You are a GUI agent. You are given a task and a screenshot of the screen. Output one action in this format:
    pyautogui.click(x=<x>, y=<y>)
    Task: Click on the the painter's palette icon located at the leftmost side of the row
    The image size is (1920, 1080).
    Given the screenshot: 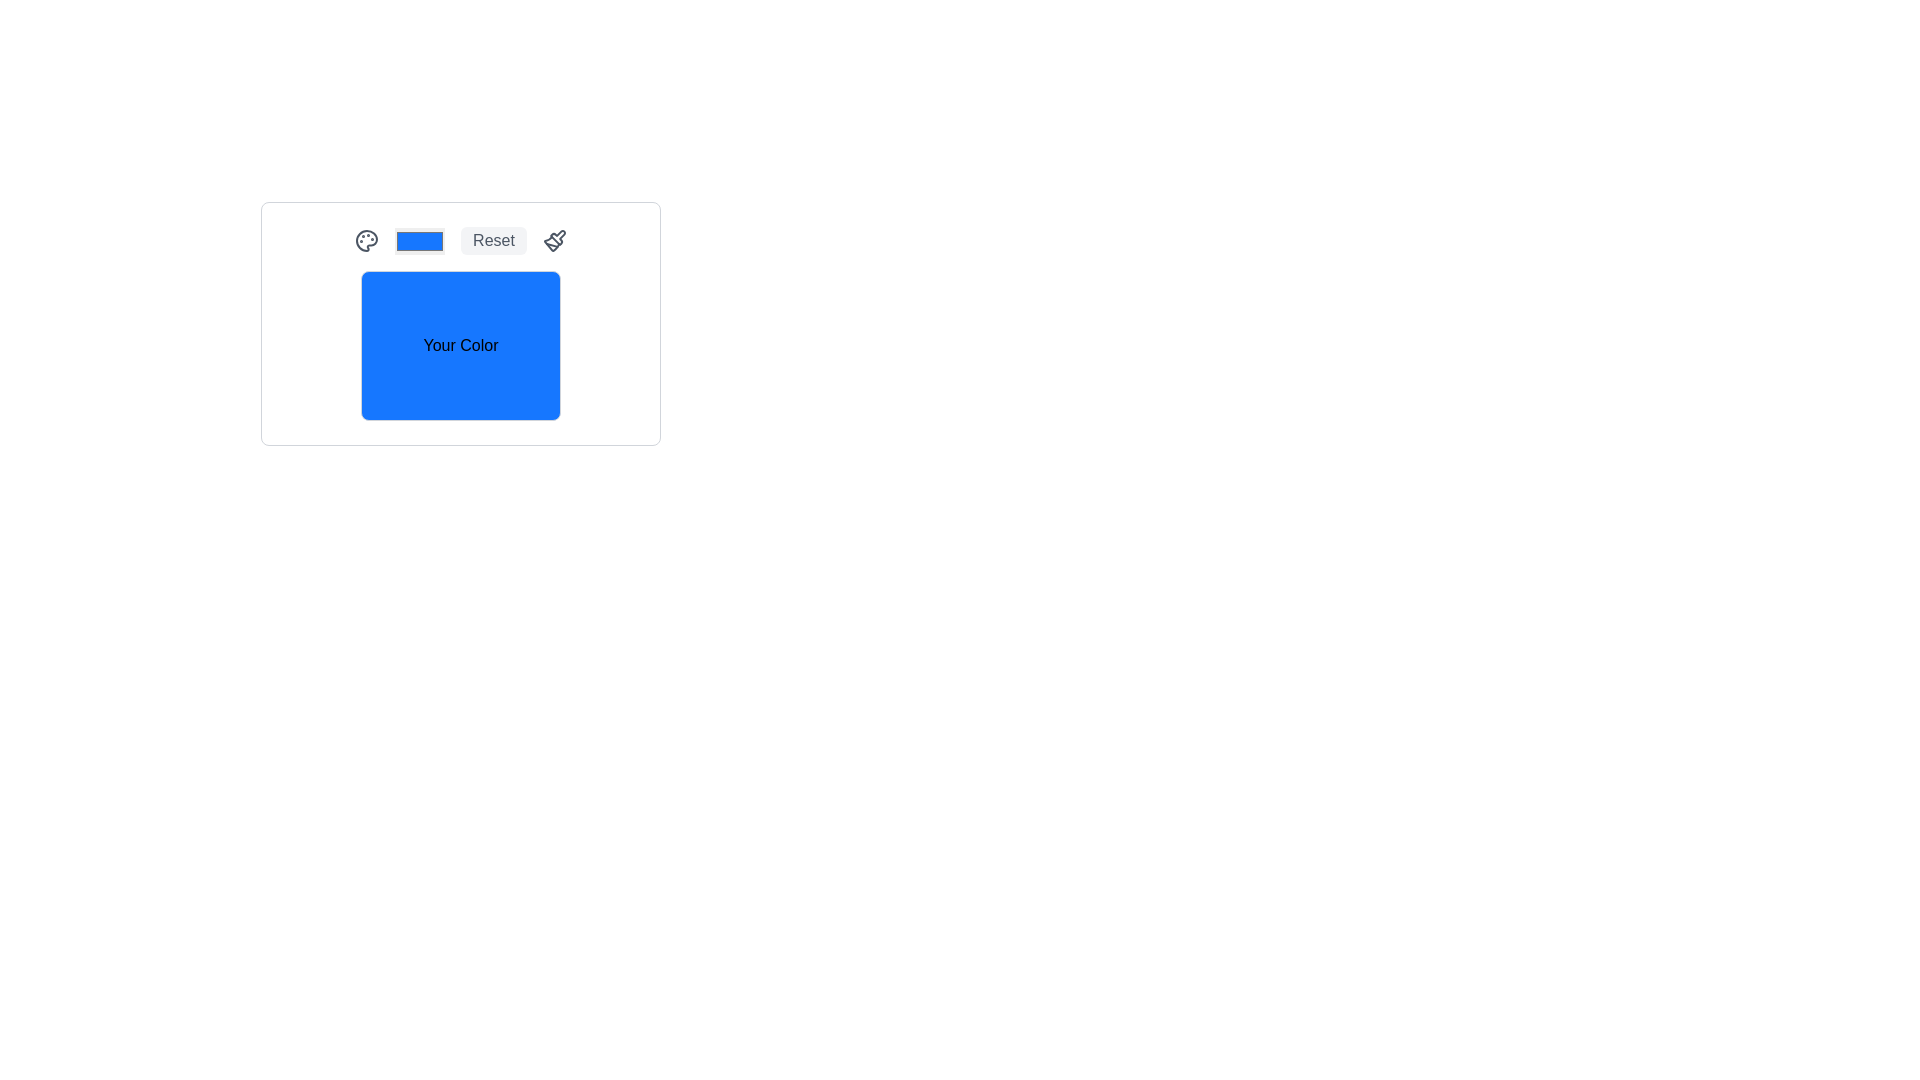 What is the action you would take?
    pyautogui.click(x=366, y=239)
    